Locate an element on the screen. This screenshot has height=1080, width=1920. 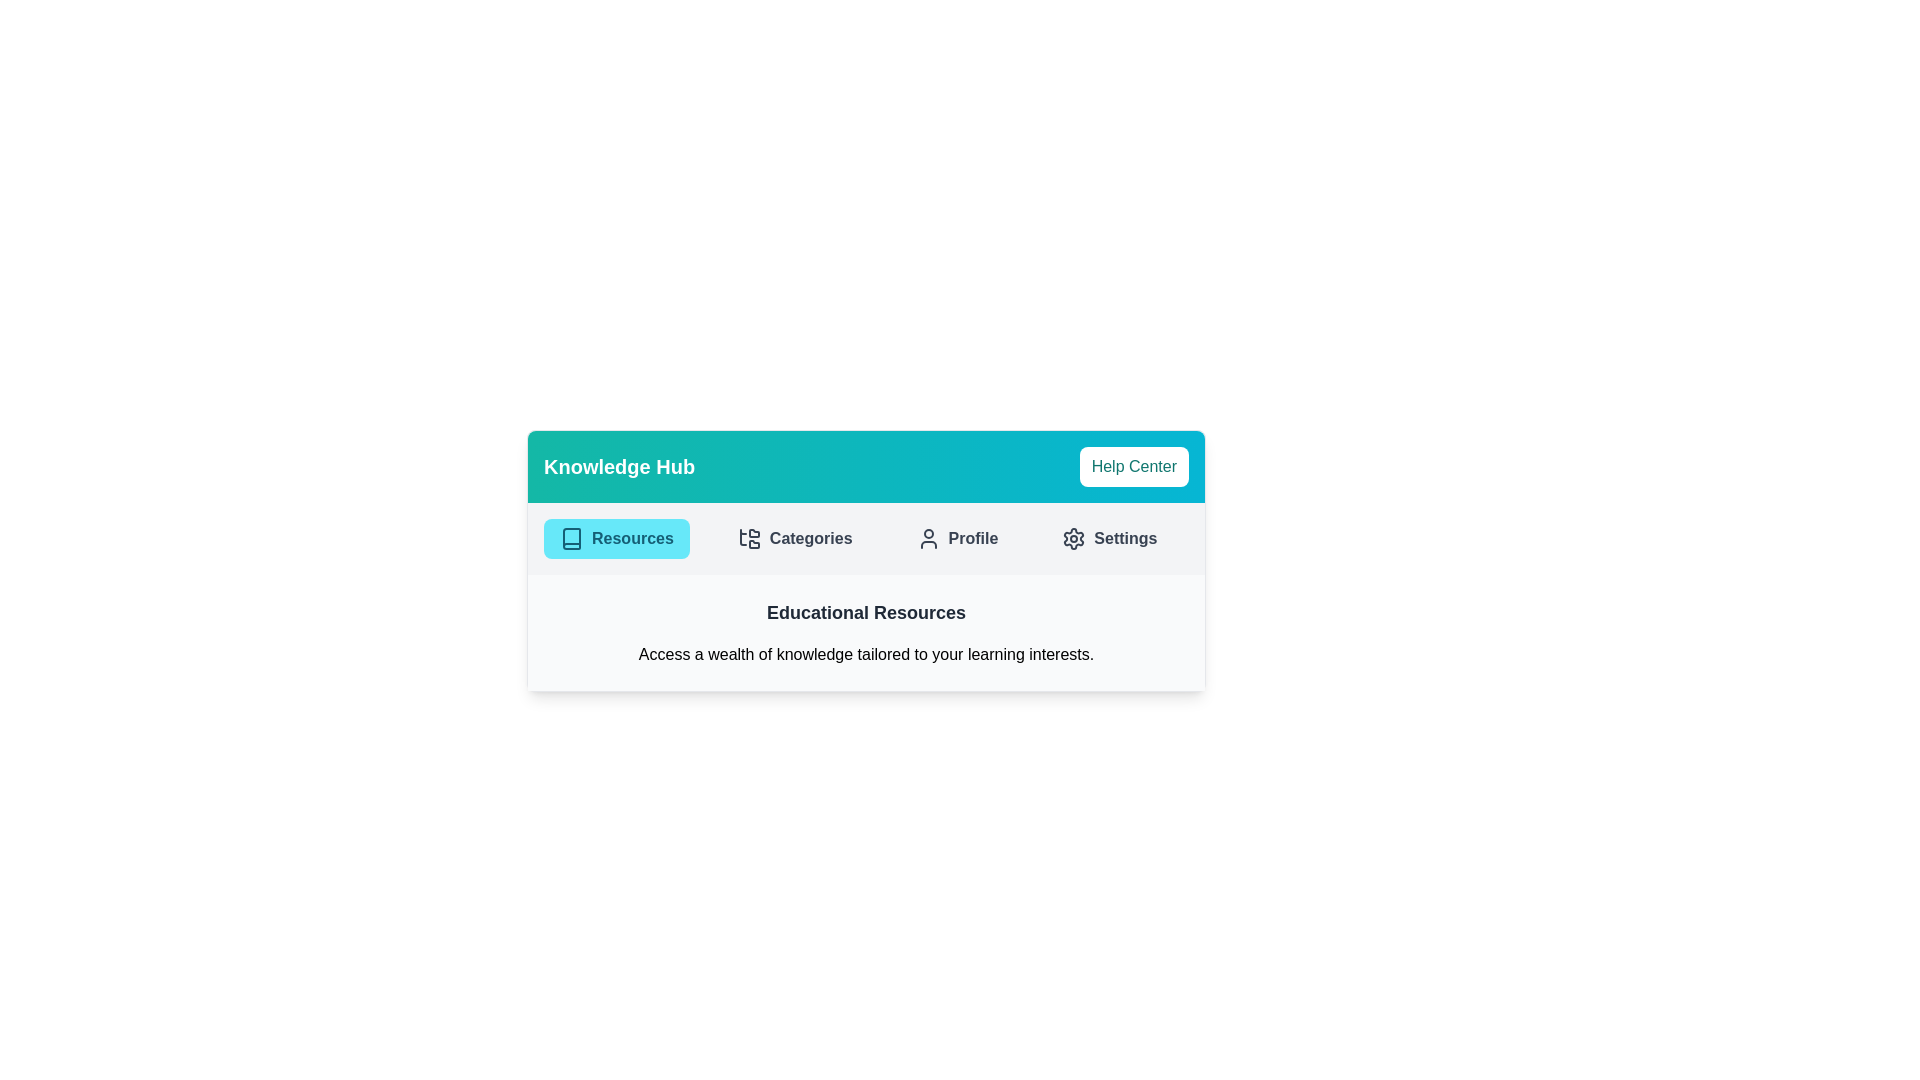
the fourth button in the horizontal menu row, located to the right of the 'Profile' button is located at coordinates (1108, 538).